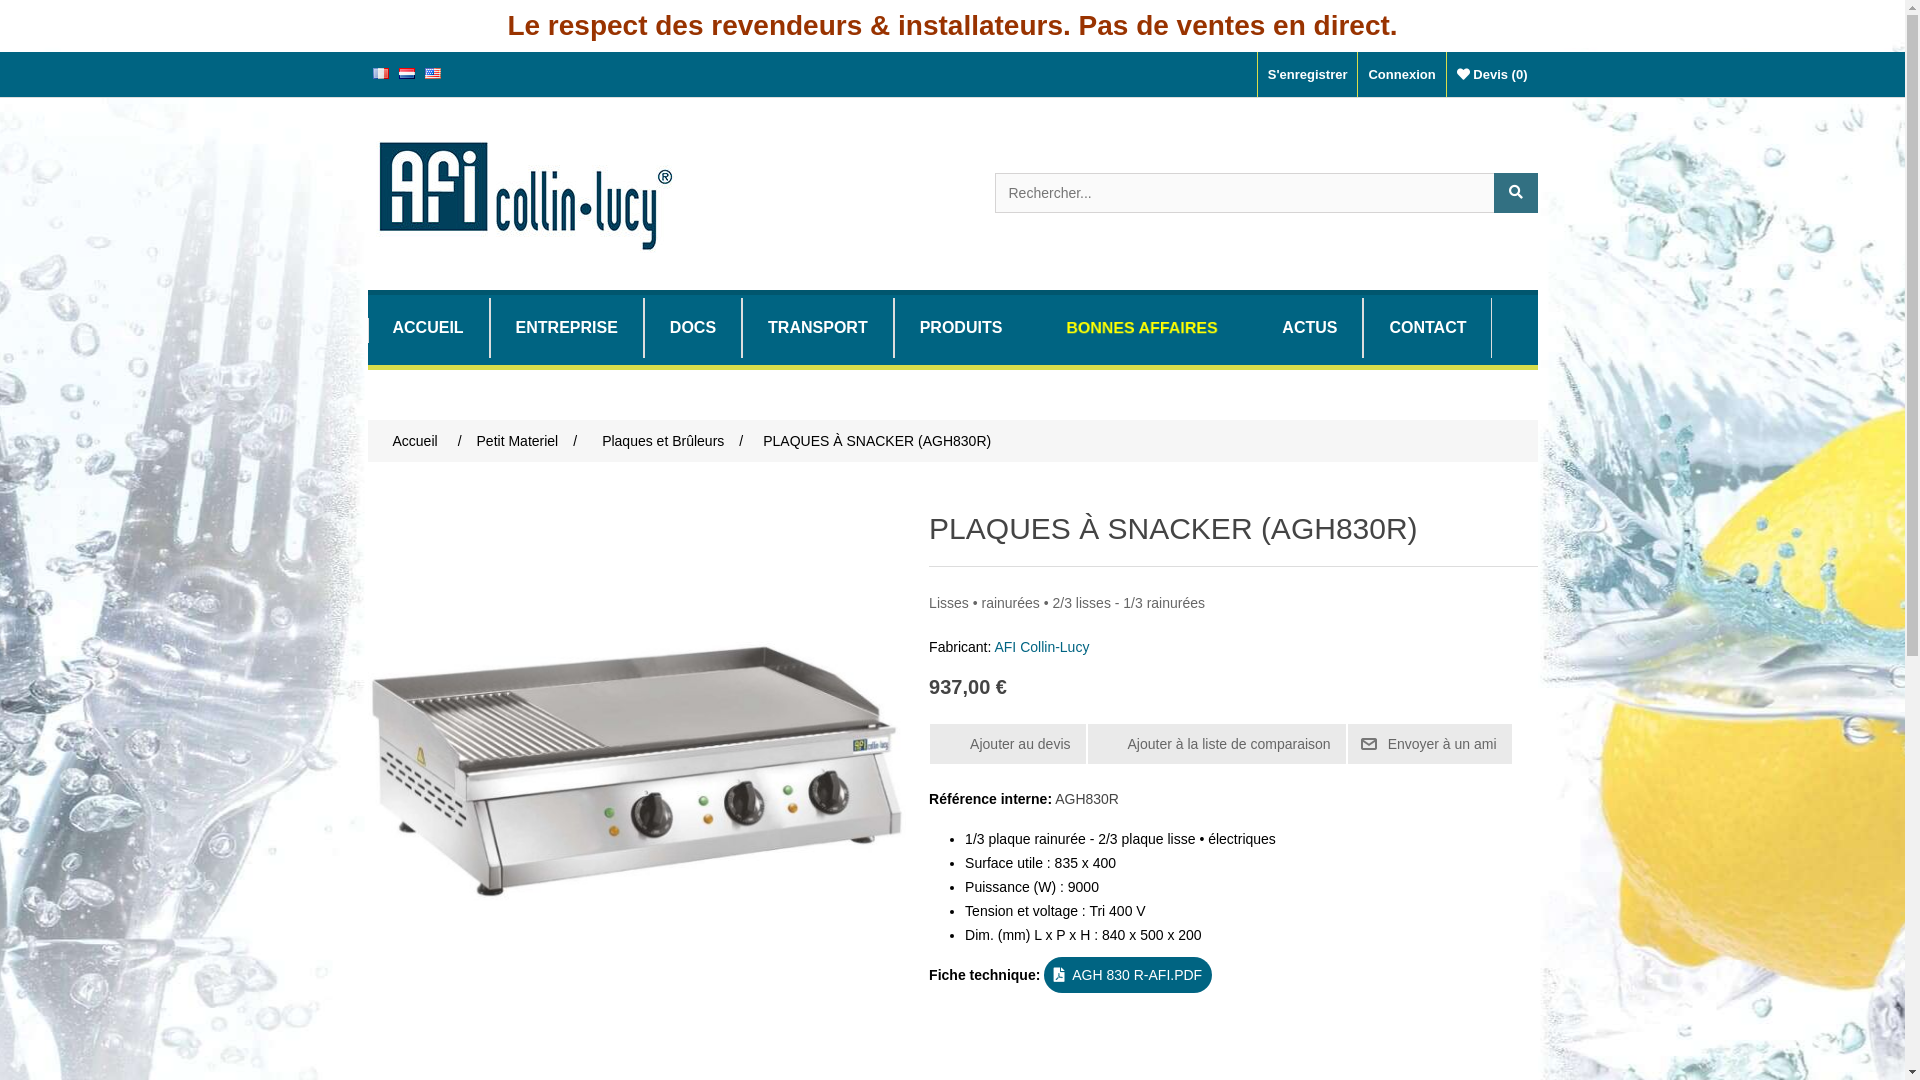 This screenshot has height=1080, width=1920. Describe the element at coordinates (1007, 744) in the screenshot. I see `'Ajouter au devis'` at that location.